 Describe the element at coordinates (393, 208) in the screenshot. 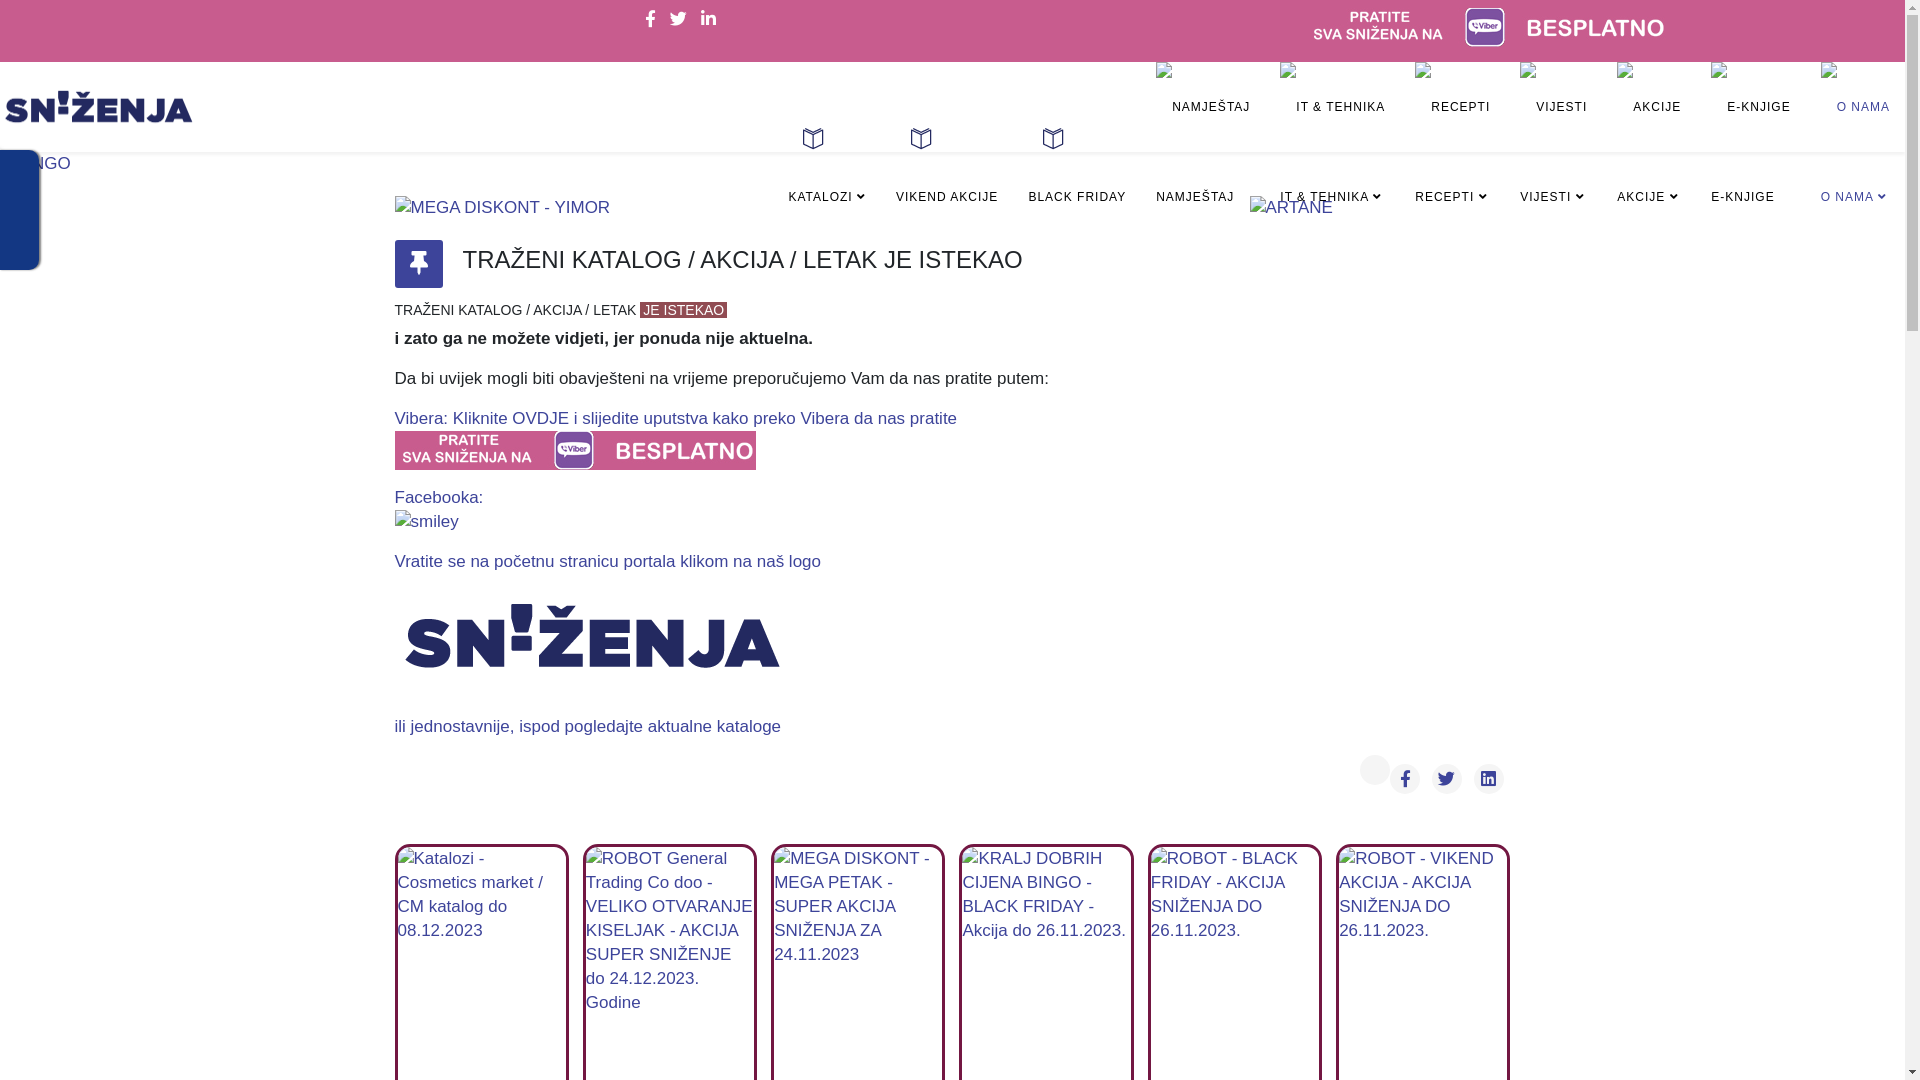

I see `'MEGA DISKONT - YIMOR'` at that location.